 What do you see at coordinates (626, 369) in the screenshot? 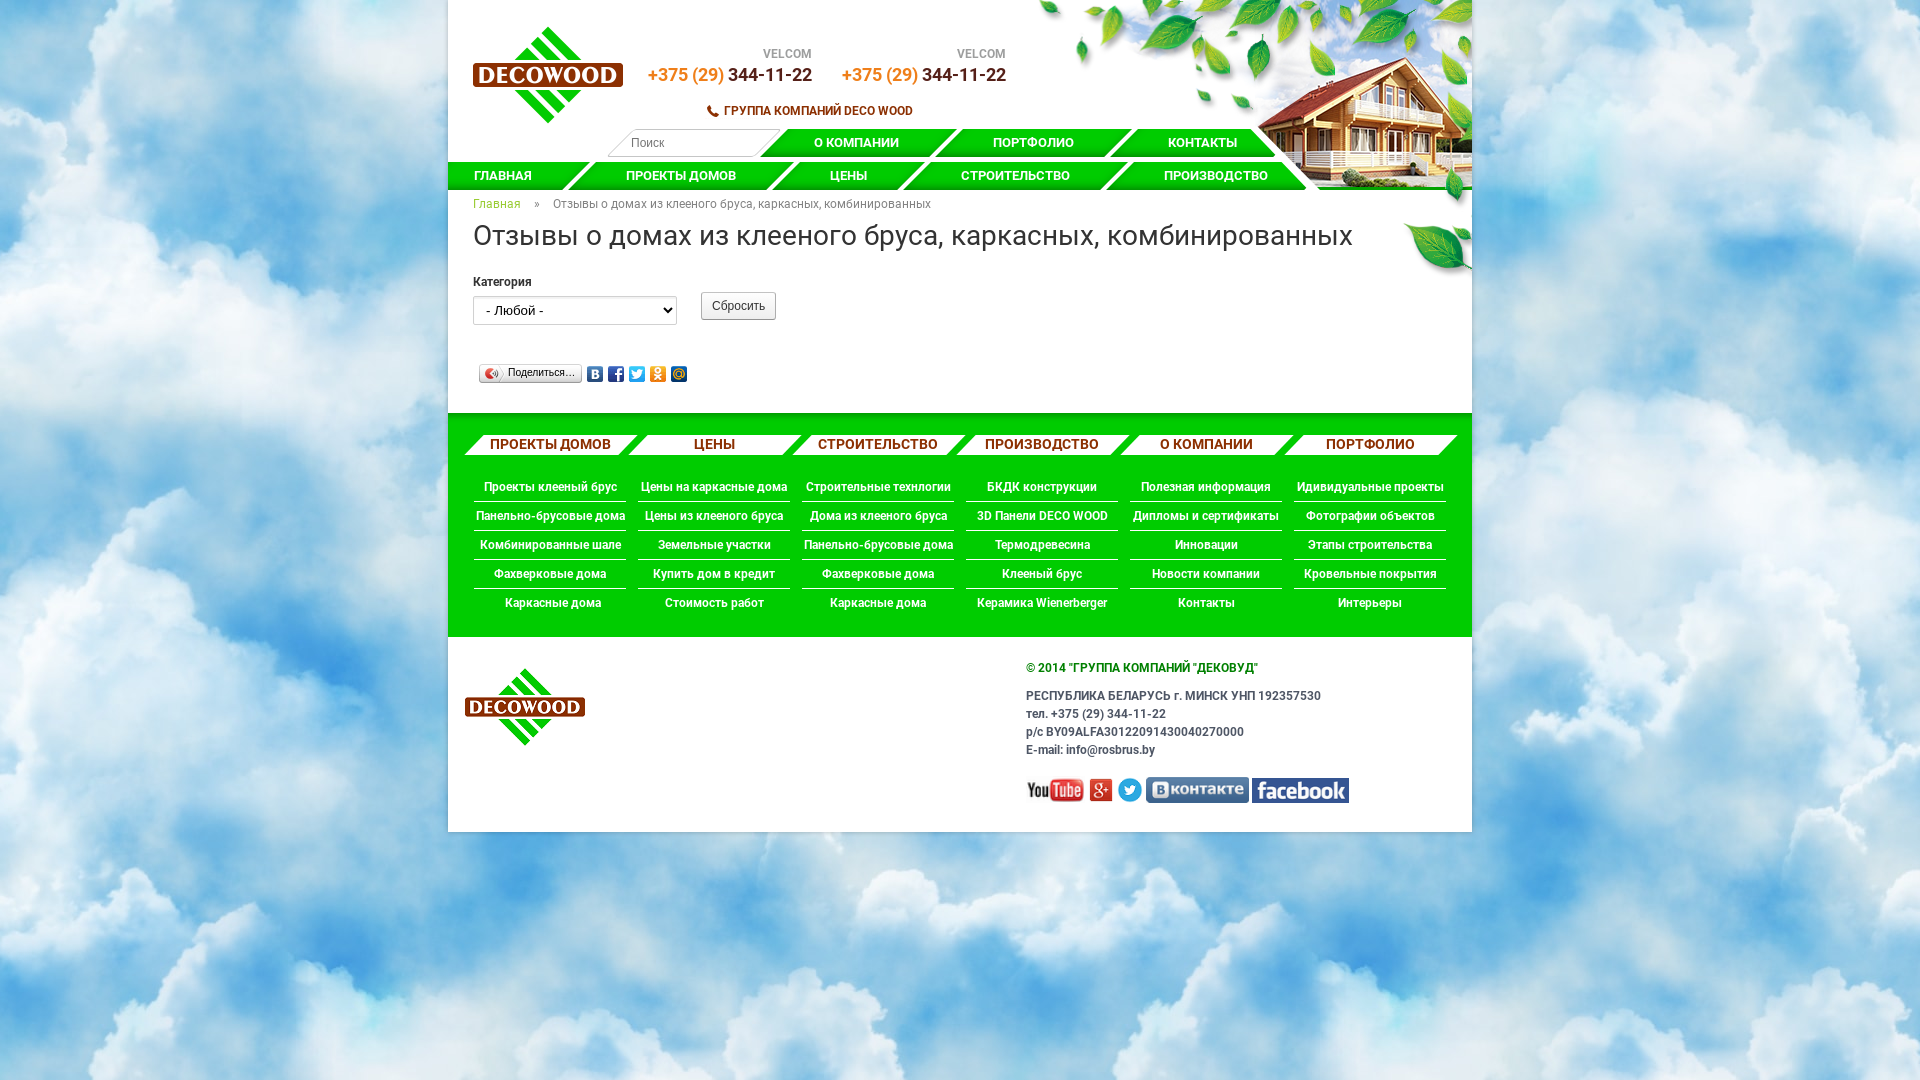
I see `'Twitter'` at bounding box center [626, 369].